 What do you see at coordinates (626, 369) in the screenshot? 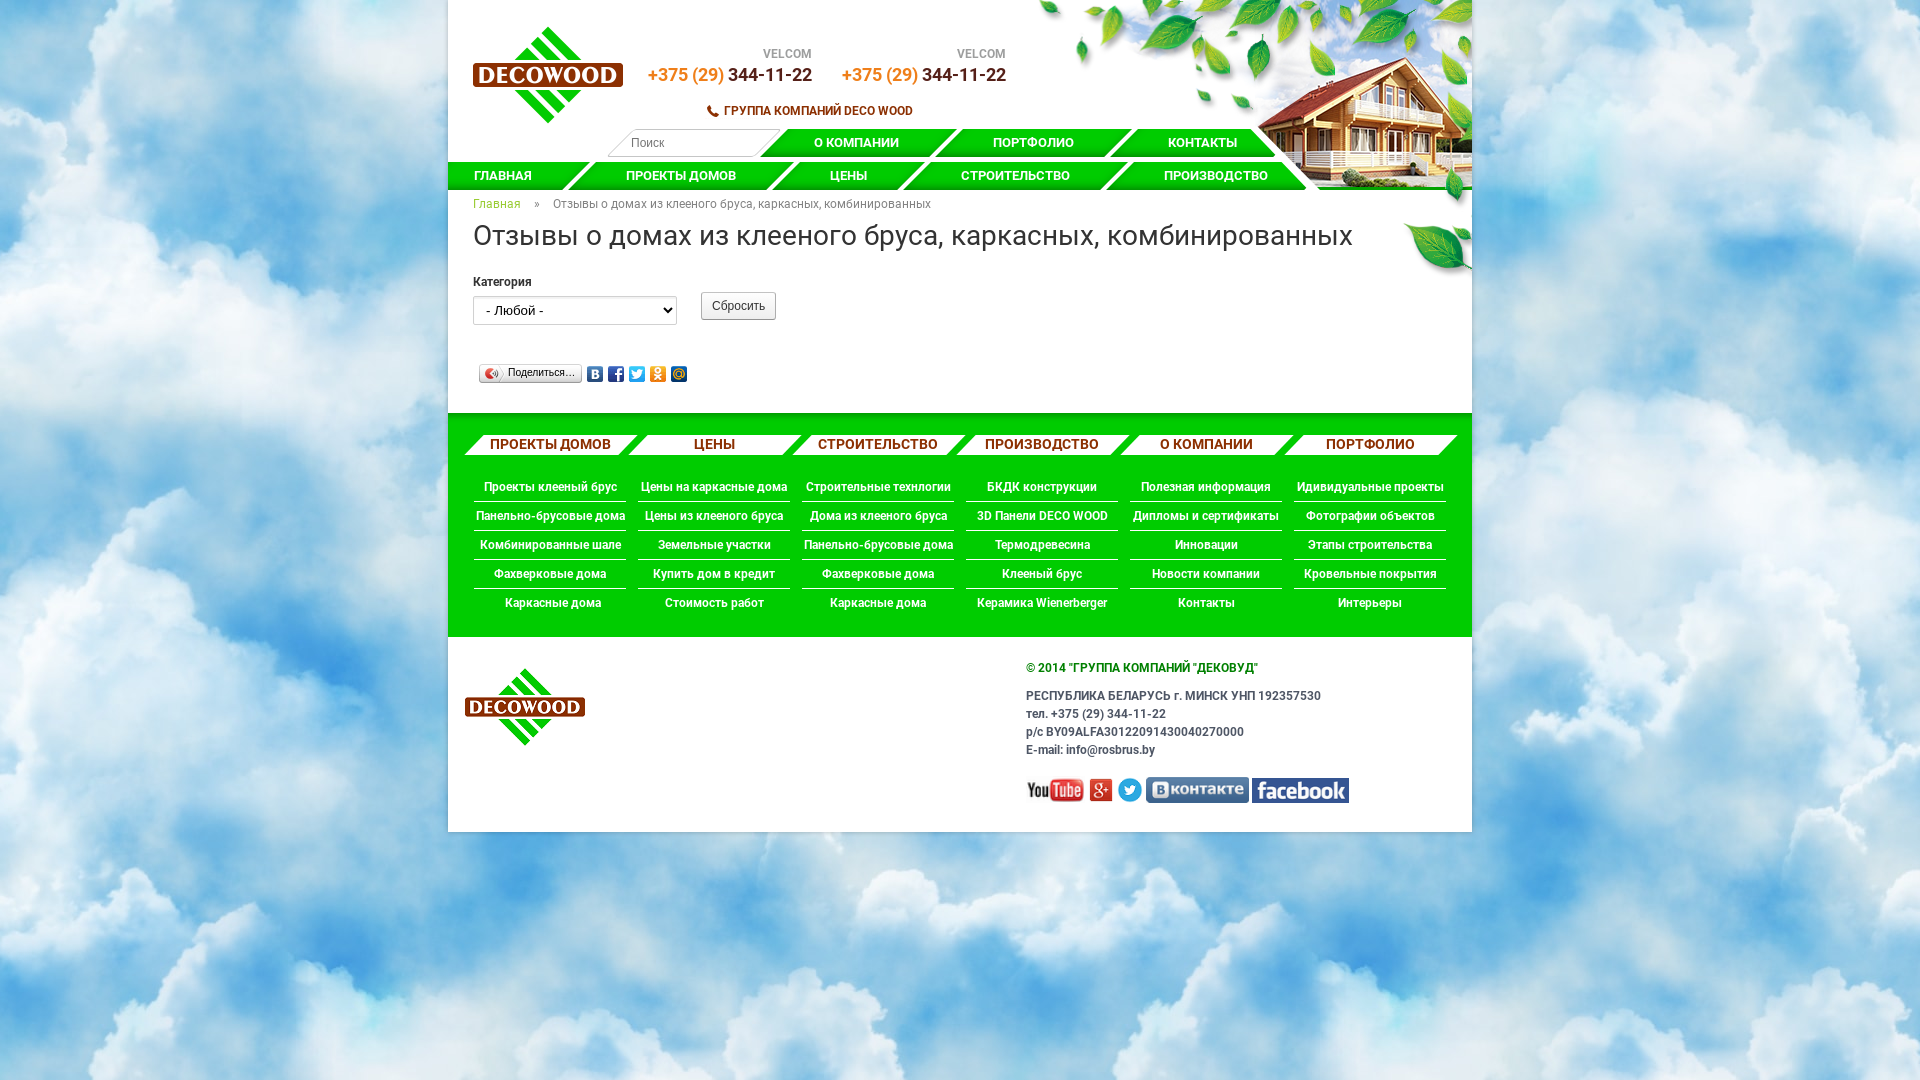
I see `'Twitter'` at bounding box center [626, 369].